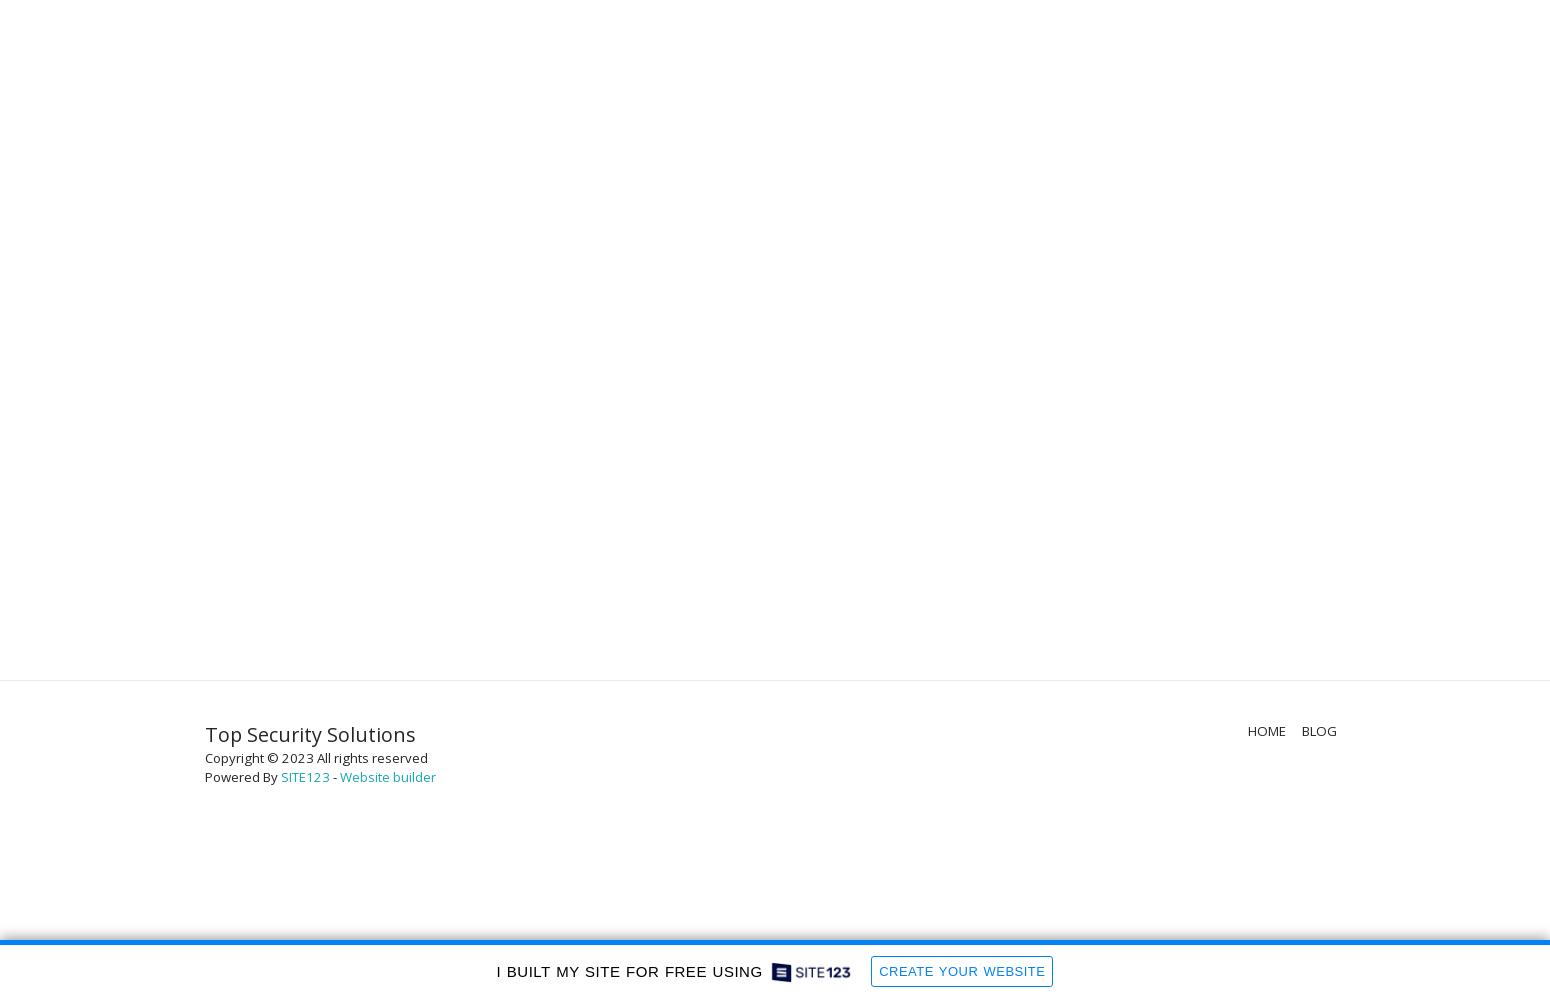 Image resolution: width=1550 pixels, height=1000 pixels. Describe the element at coordinates (315, 758) in the screenshot. I see `'Copyright © 2023 All rights reserved'` at that location.